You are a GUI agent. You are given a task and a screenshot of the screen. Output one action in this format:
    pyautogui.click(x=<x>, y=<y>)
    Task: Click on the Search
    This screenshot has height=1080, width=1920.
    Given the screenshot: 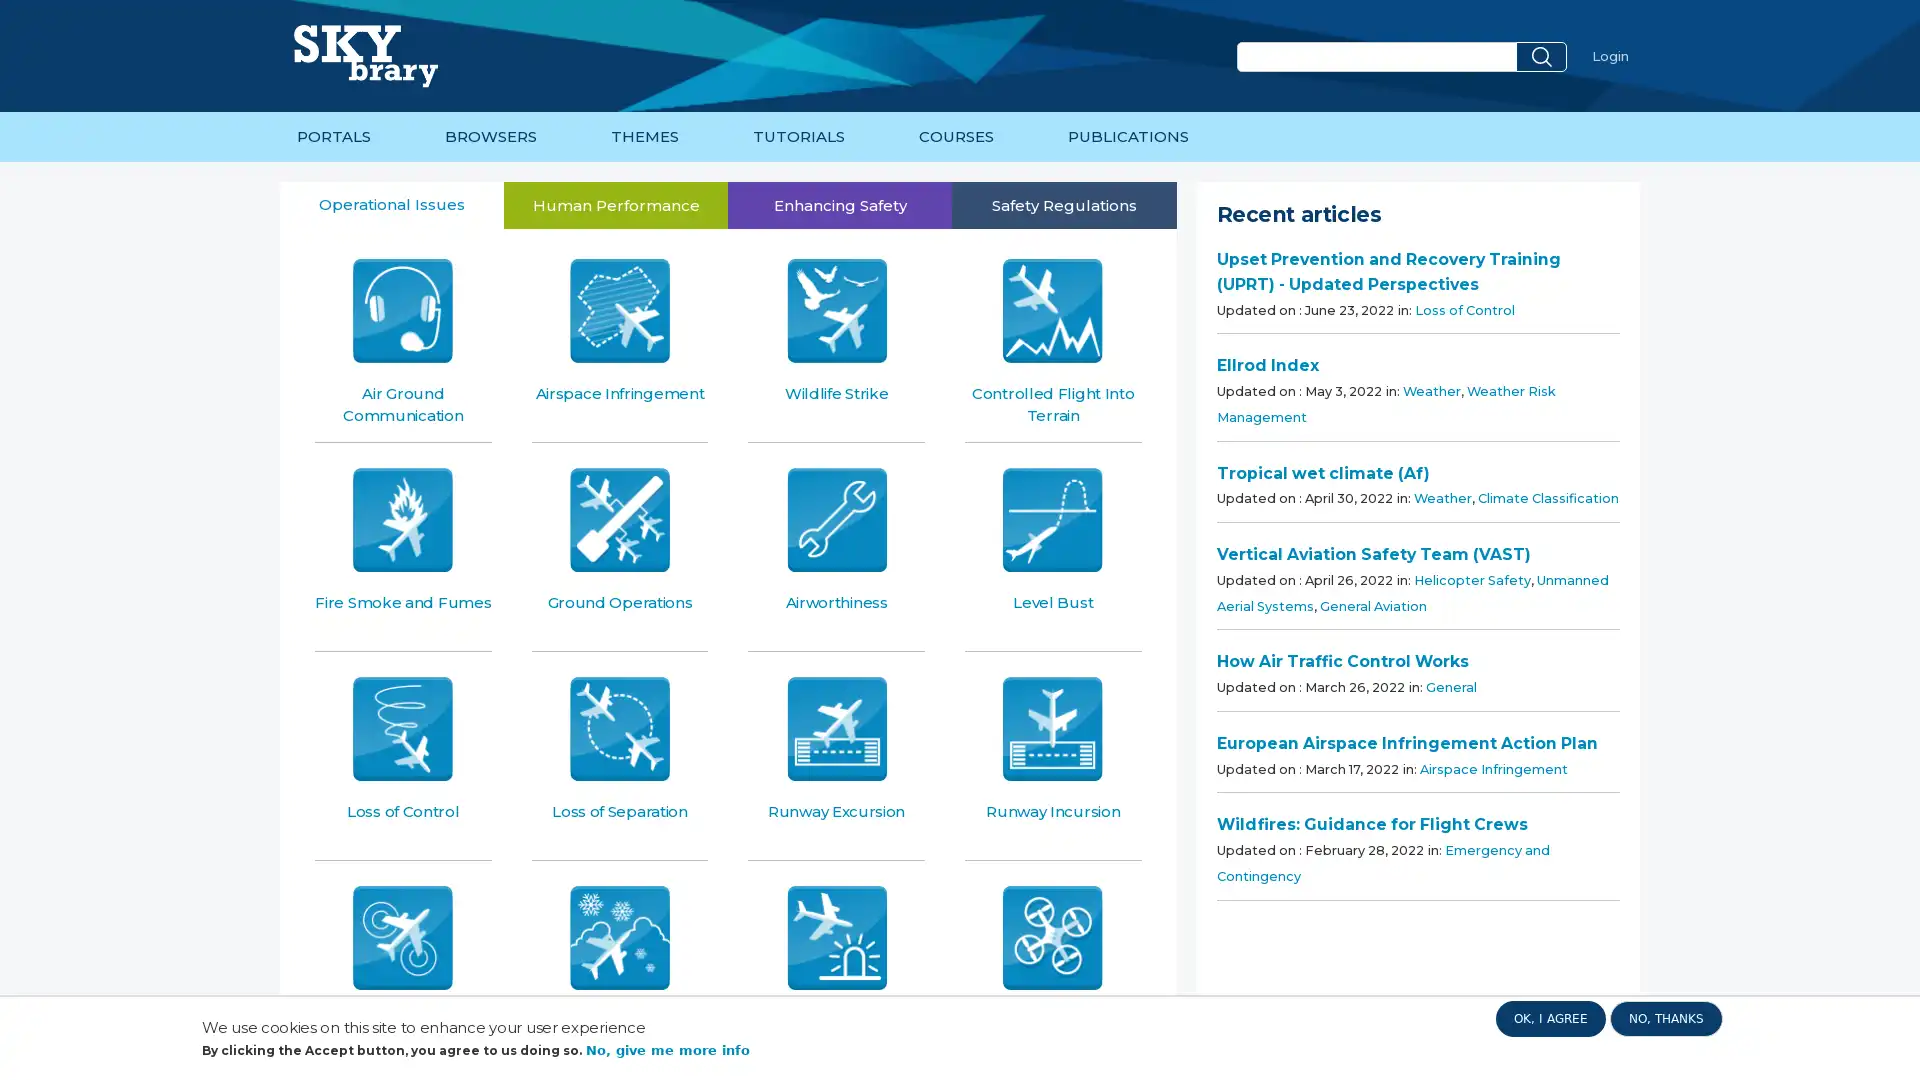 What is the action you would take?
    pyautogui.click(x=1540, y=56)
    